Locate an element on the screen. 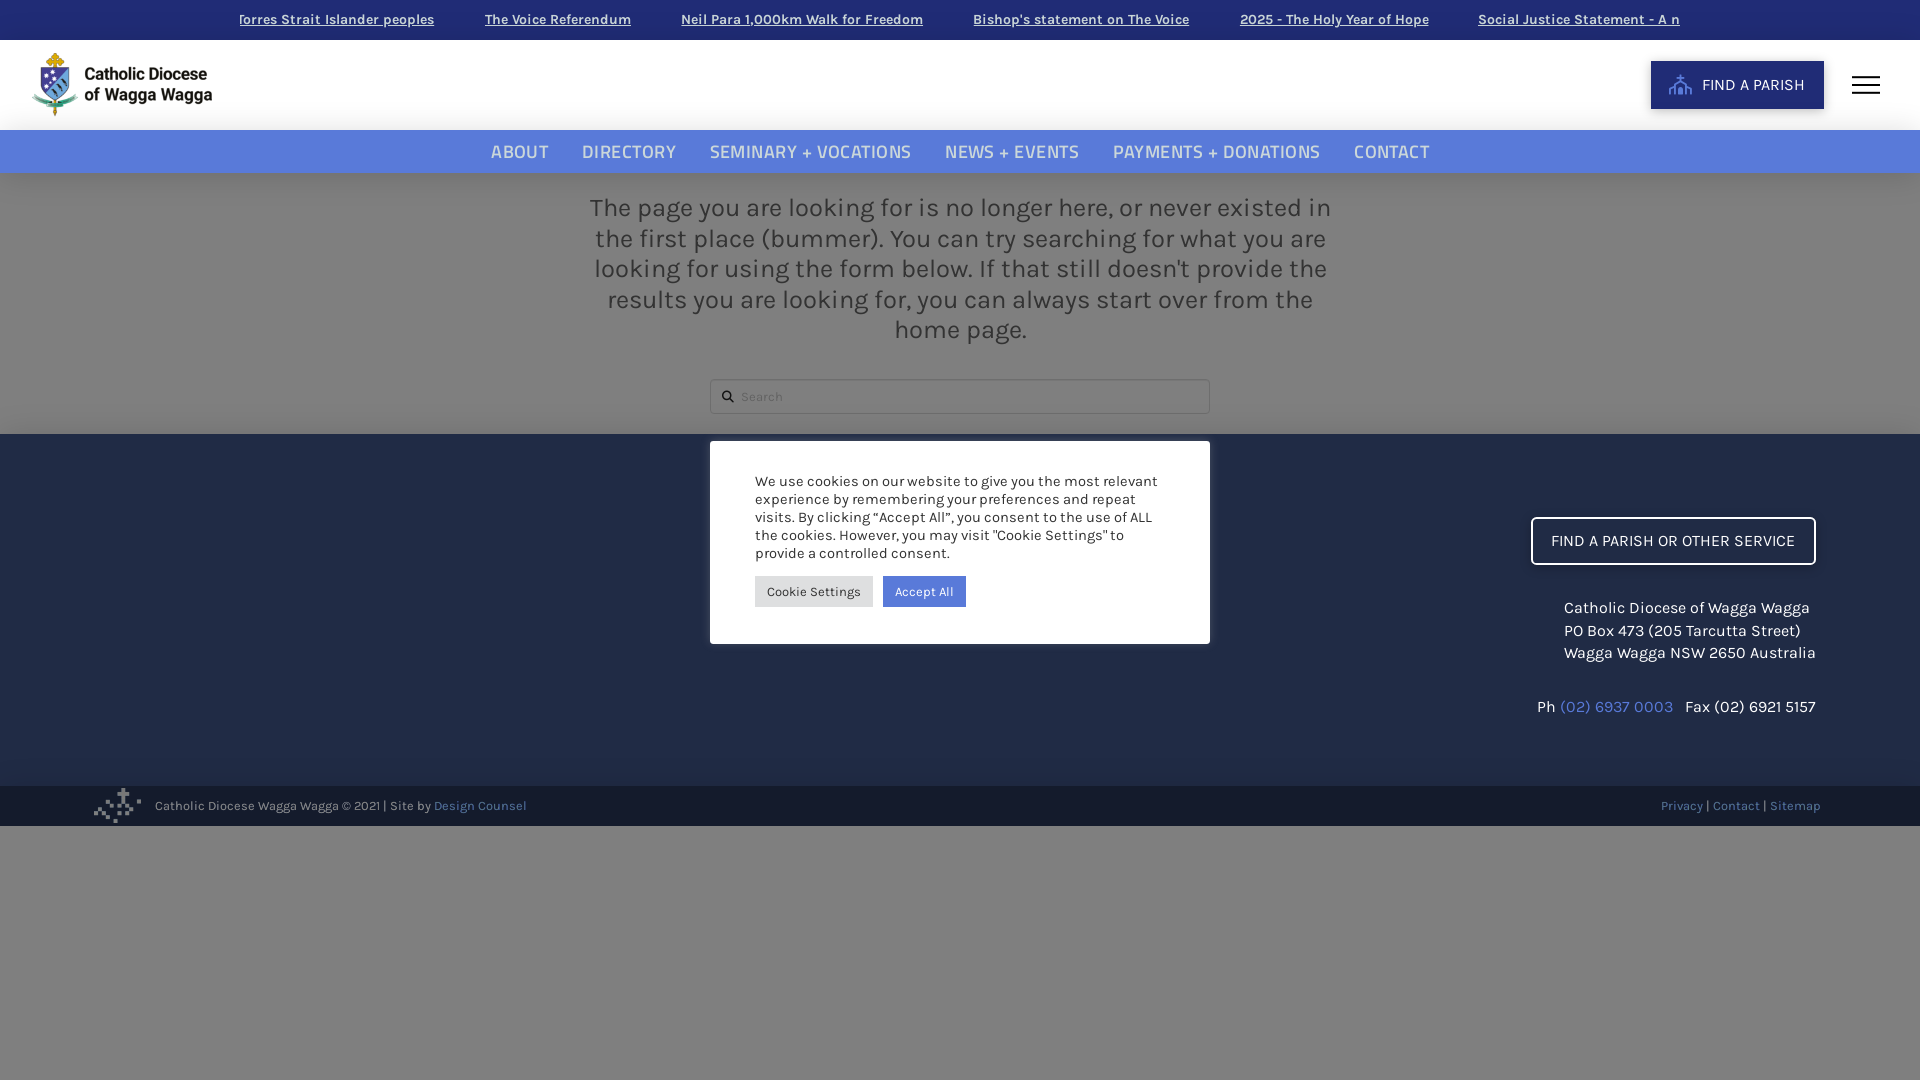  'Design Counsel' is located at coordinates (480, 804).